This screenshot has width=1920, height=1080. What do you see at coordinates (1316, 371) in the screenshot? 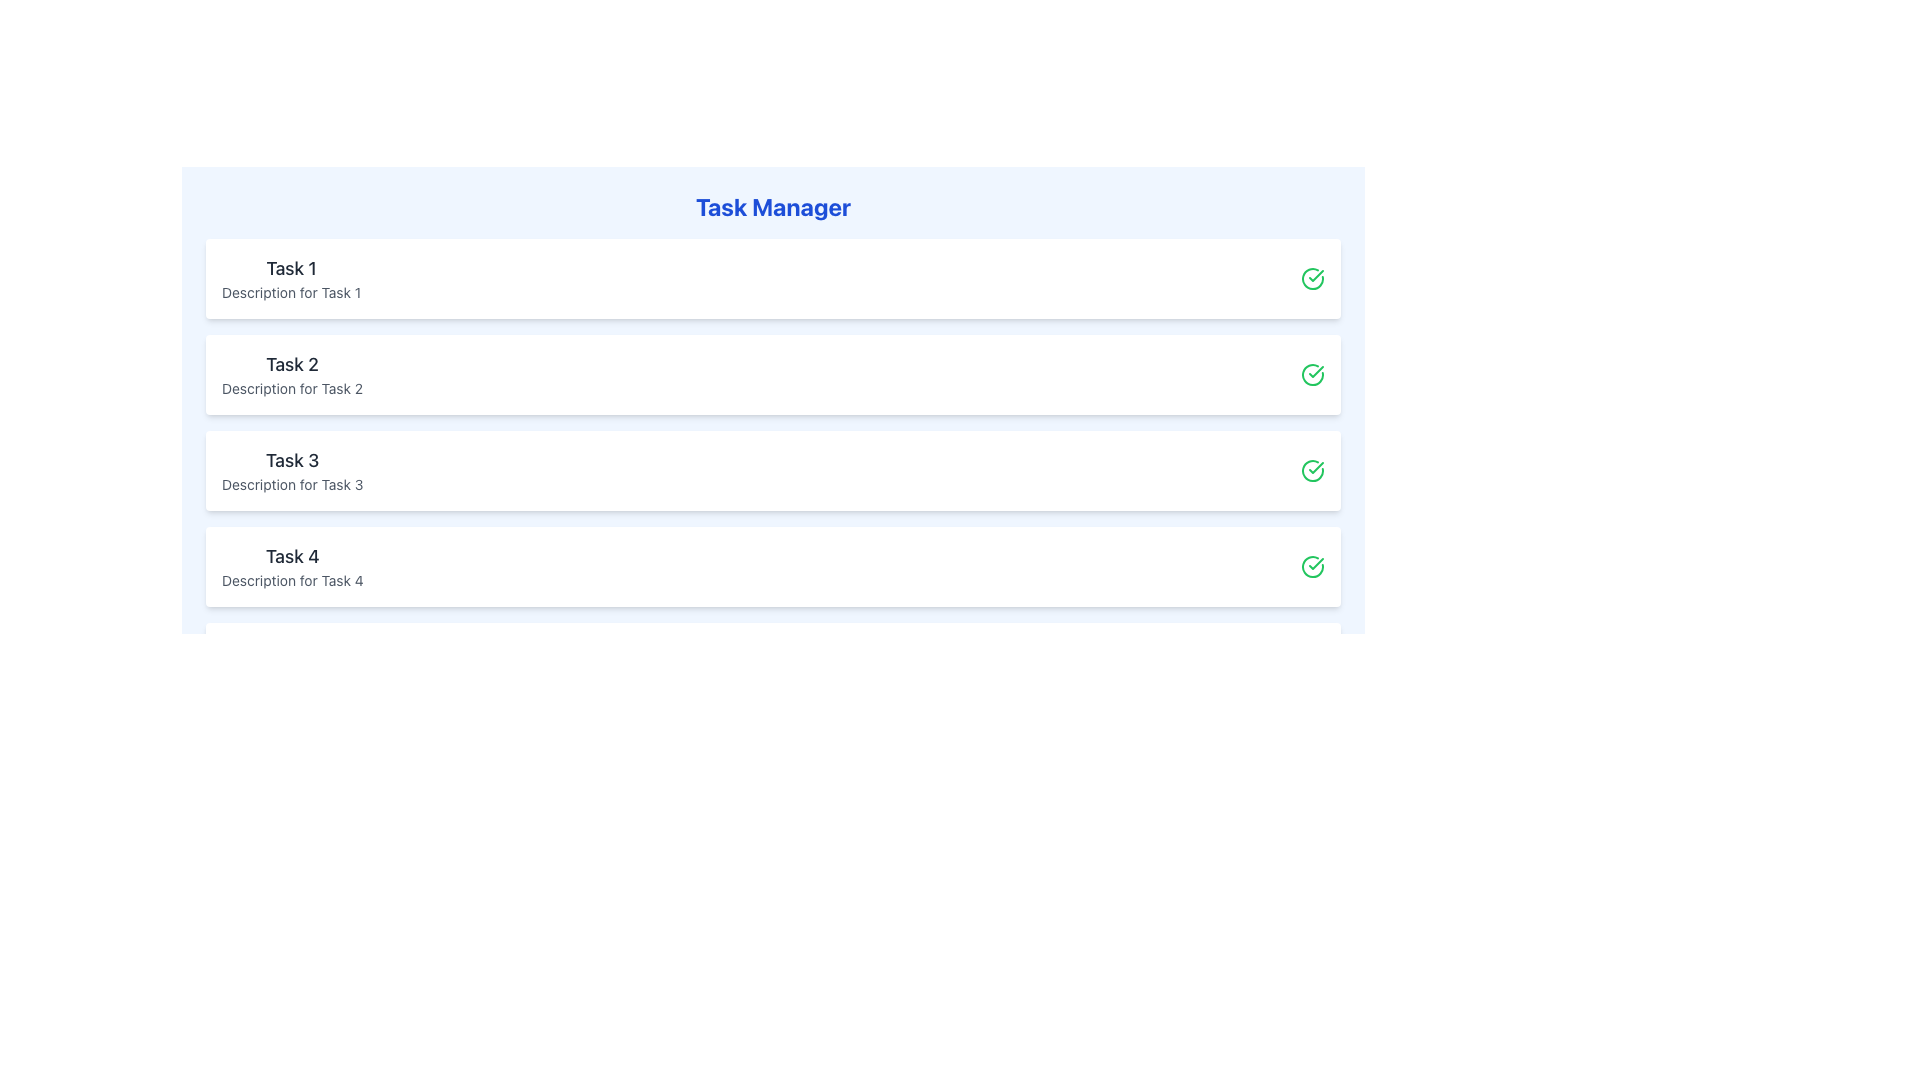
I see `the green check mark symbol inside a circle, which indicates the completion of the third task item in the task list` at bounding box center [1316, 371].